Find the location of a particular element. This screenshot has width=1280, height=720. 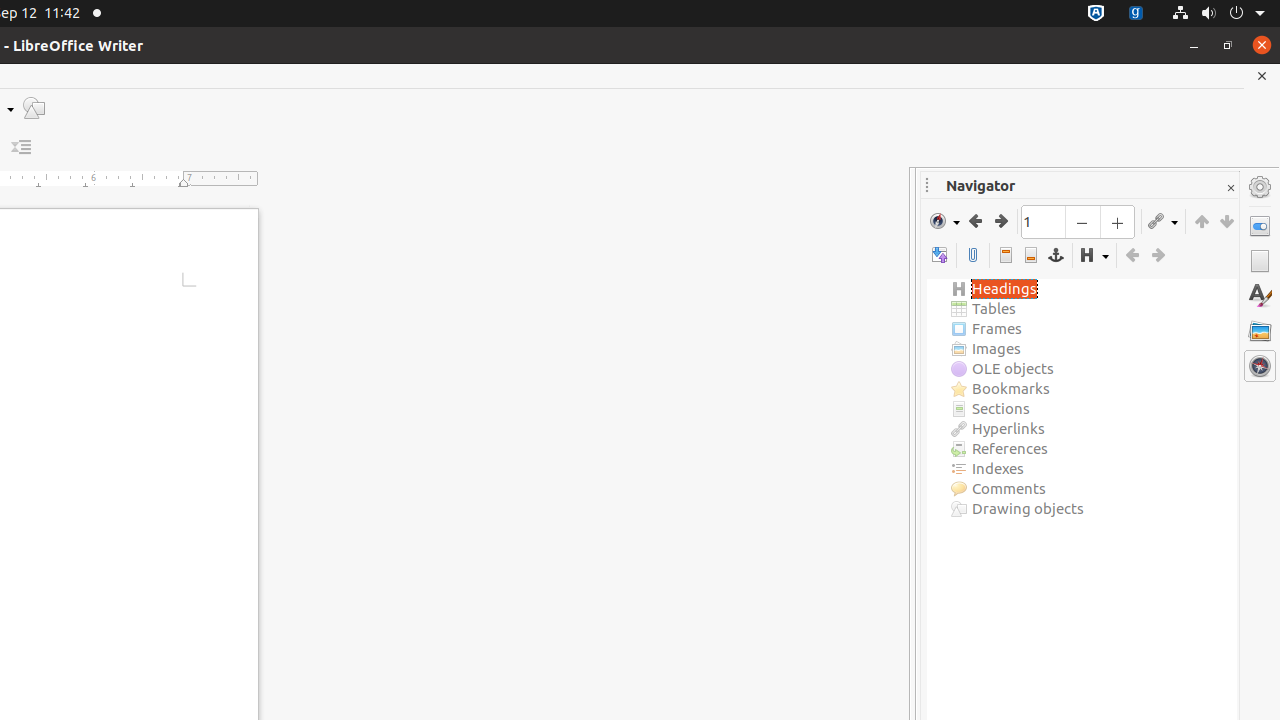

'Promote Level' is located at coordinates (1132, 254).